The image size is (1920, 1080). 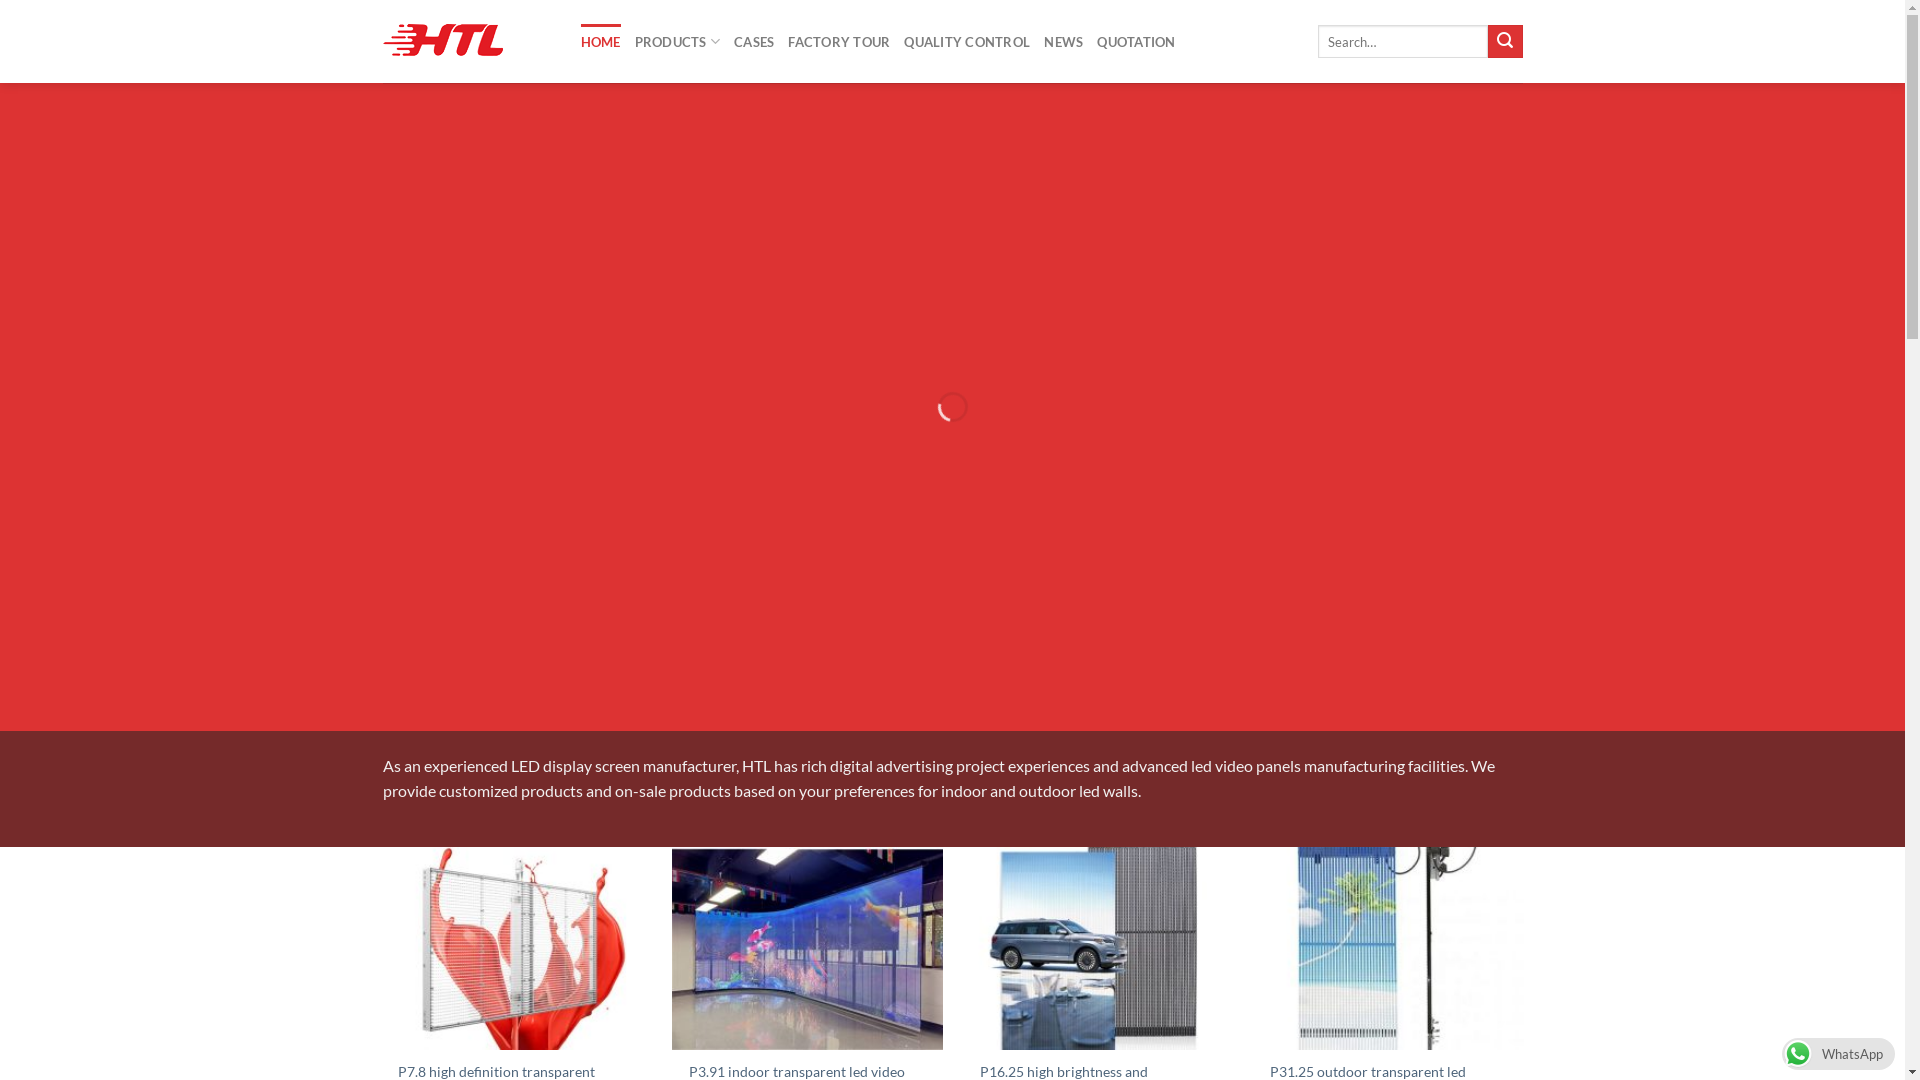 I want to click on 'WhatsApp', so click(x=1838, y=1051).